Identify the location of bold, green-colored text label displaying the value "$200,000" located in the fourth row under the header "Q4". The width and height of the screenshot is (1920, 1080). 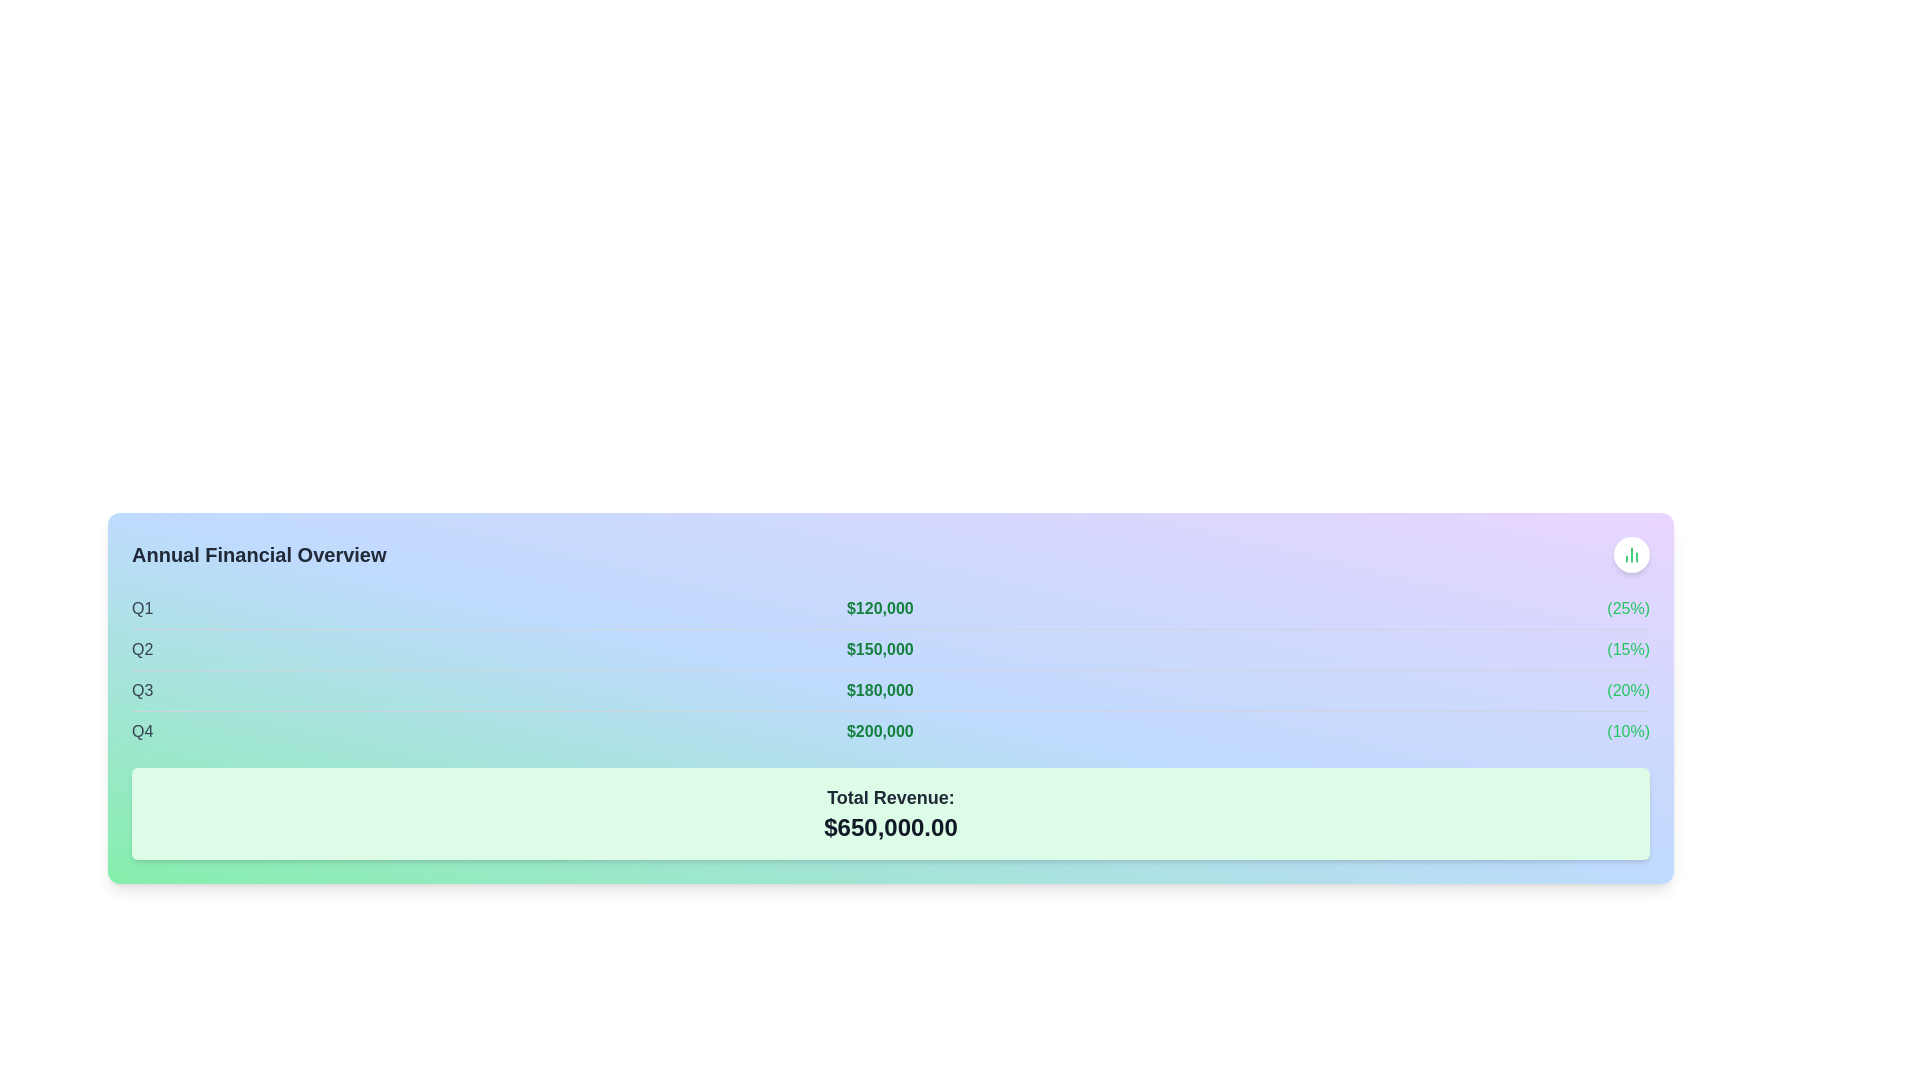
(880, 732).